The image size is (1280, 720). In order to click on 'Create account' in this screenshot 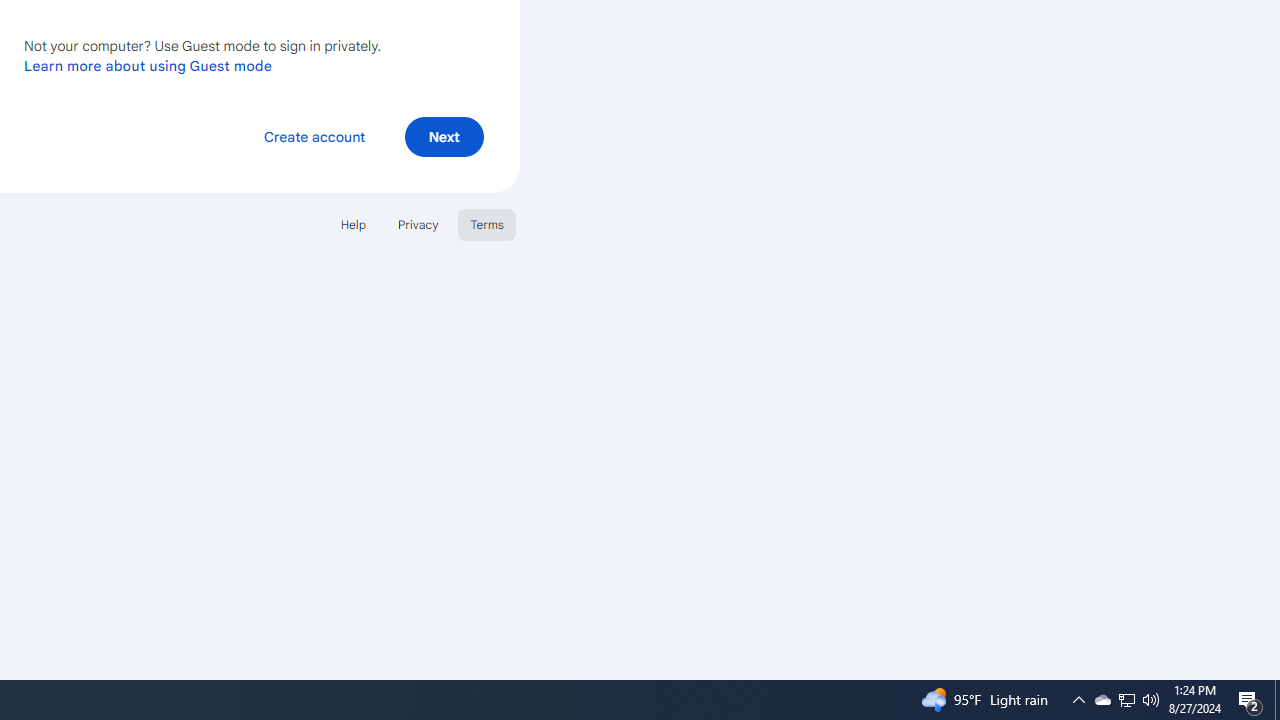, I will do `click(313, 135)`.